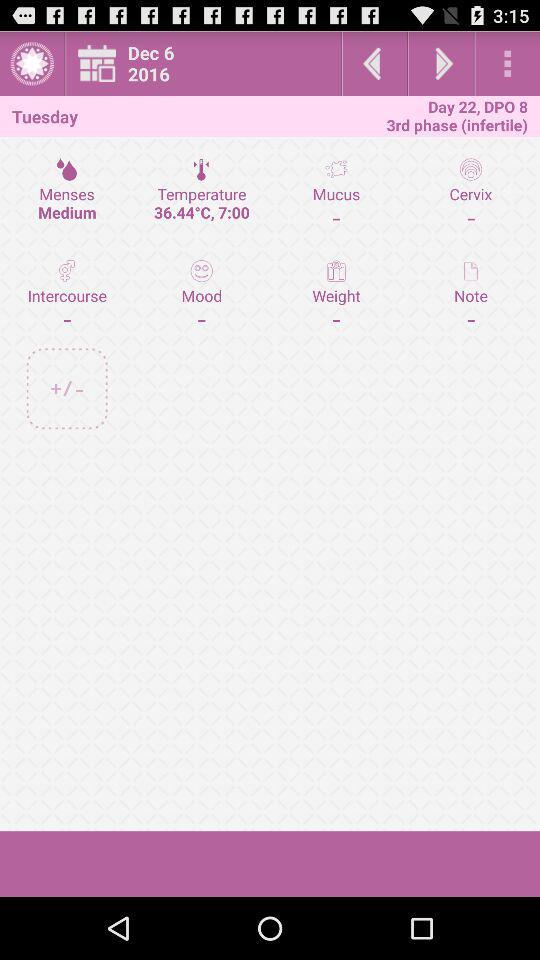  I want to click on item above the tuesday app, so click(31, 63).